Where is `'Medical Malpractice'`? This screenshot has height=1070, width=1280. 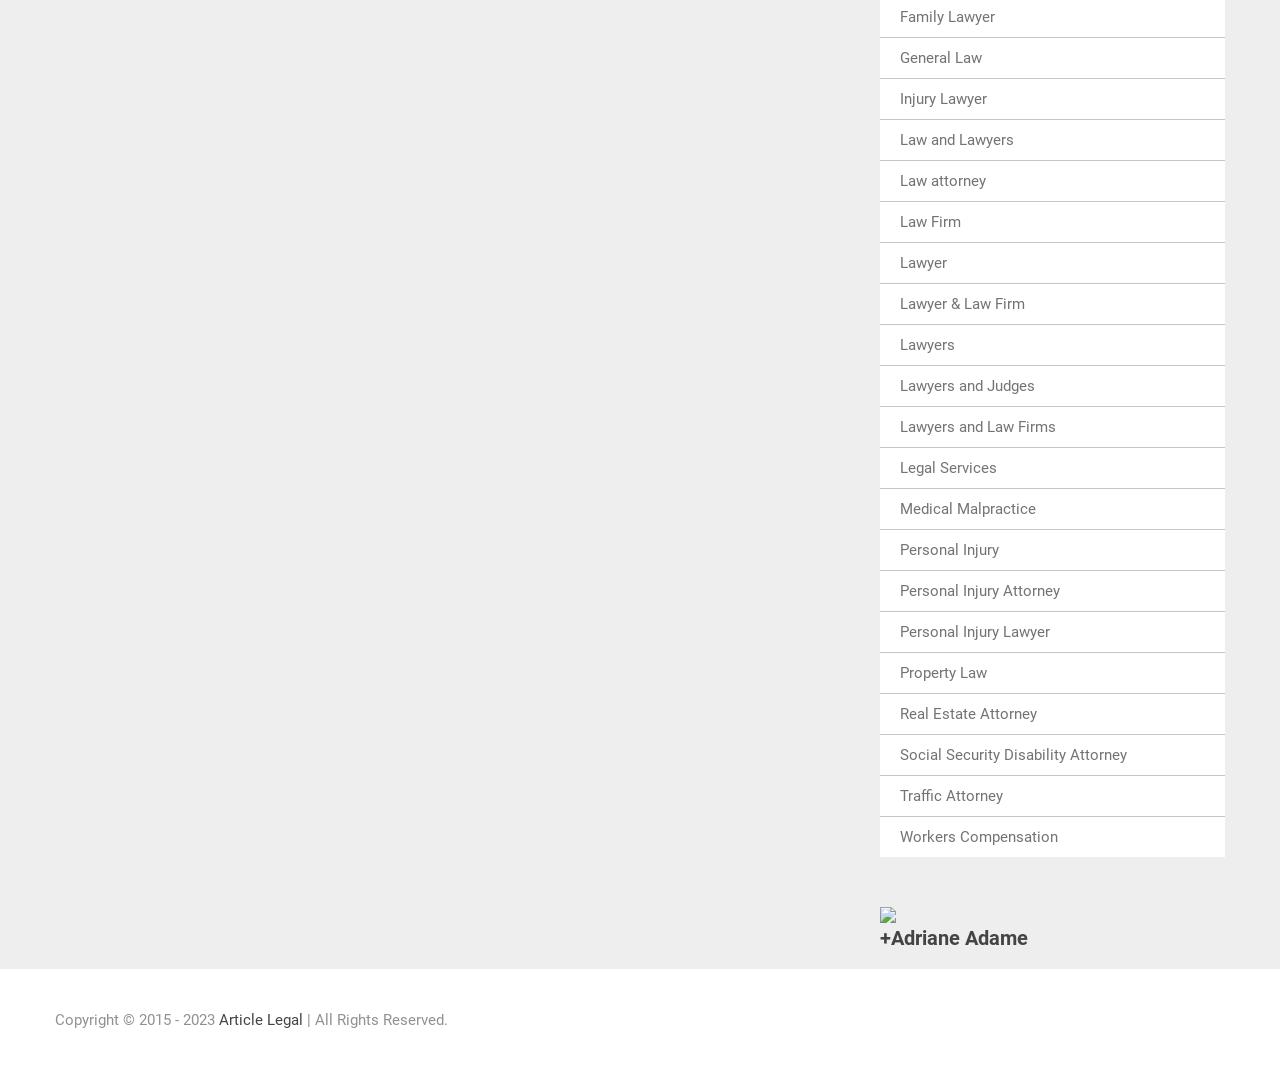
'Medical Malpractice' is located at coordinates (967, 508).